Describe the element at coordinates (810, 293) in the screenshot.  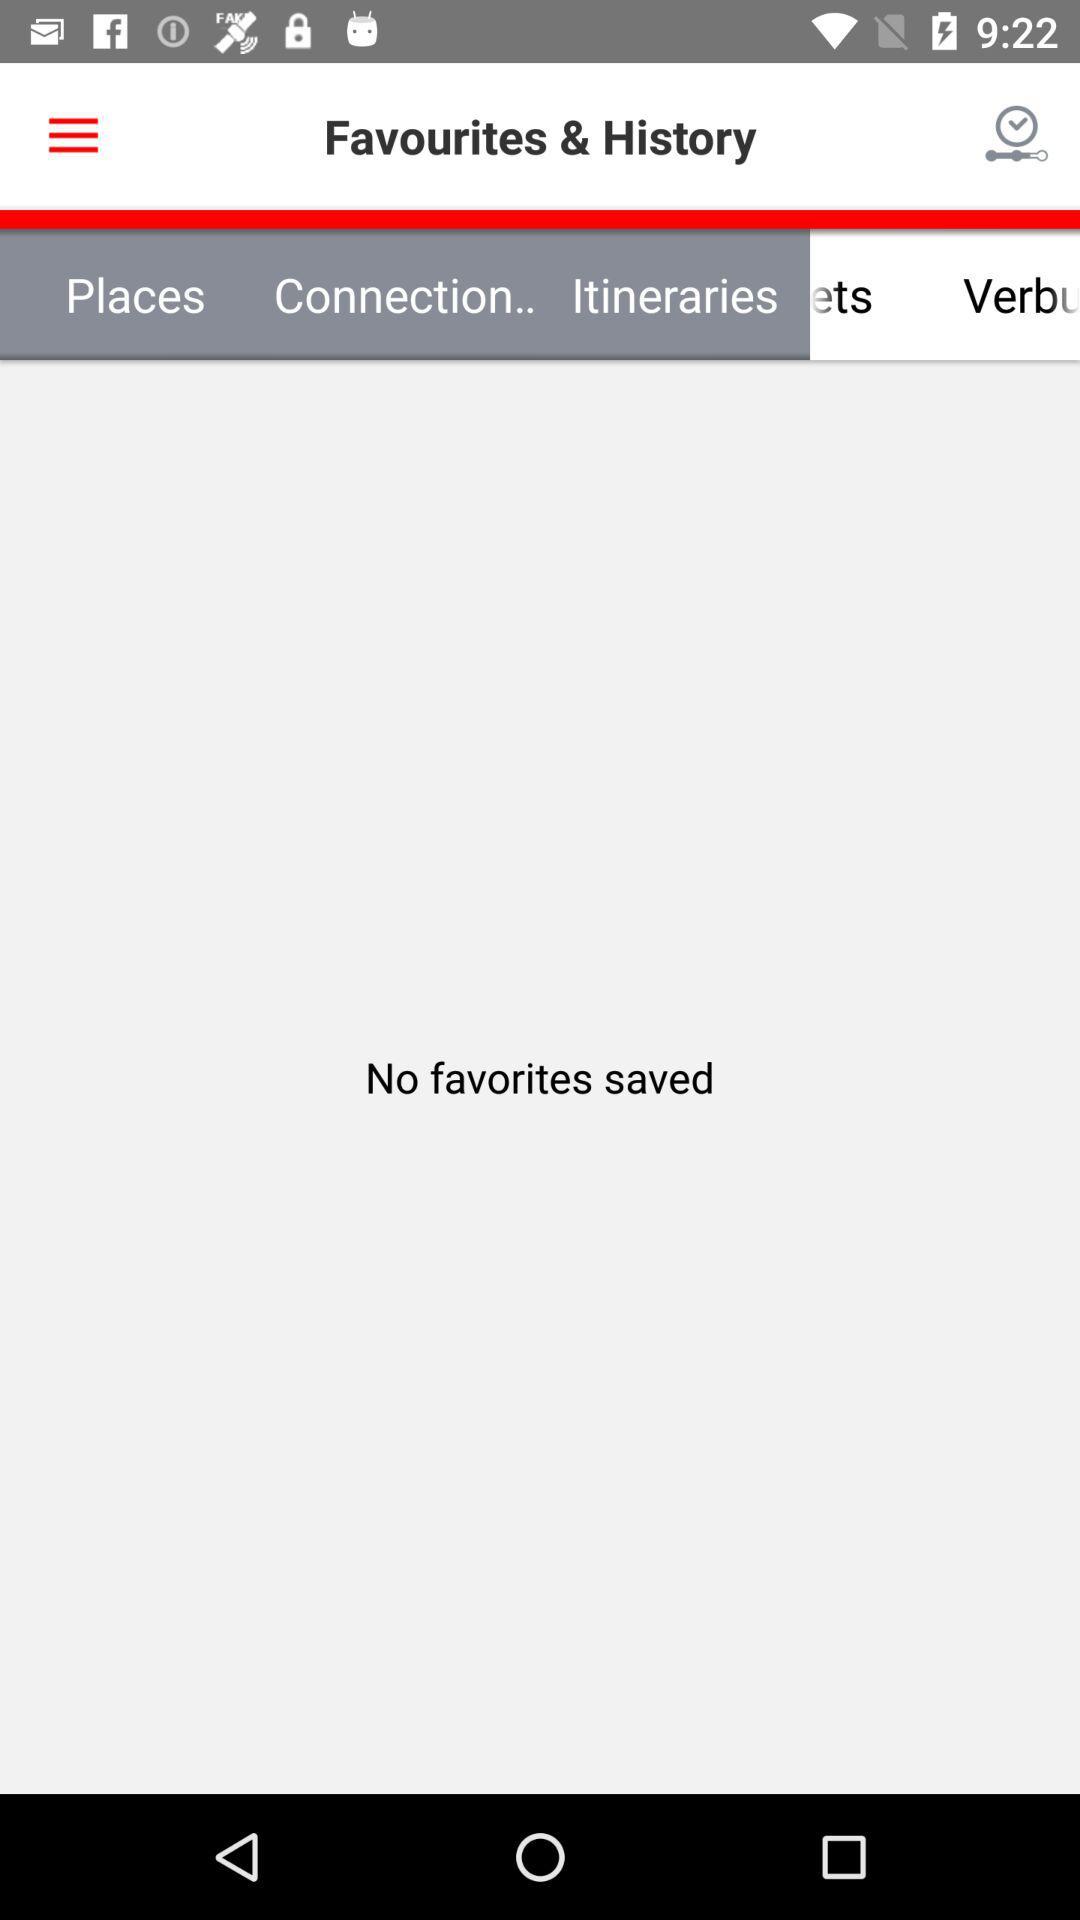
I see `the icon to the right of connection requests item` at that location.